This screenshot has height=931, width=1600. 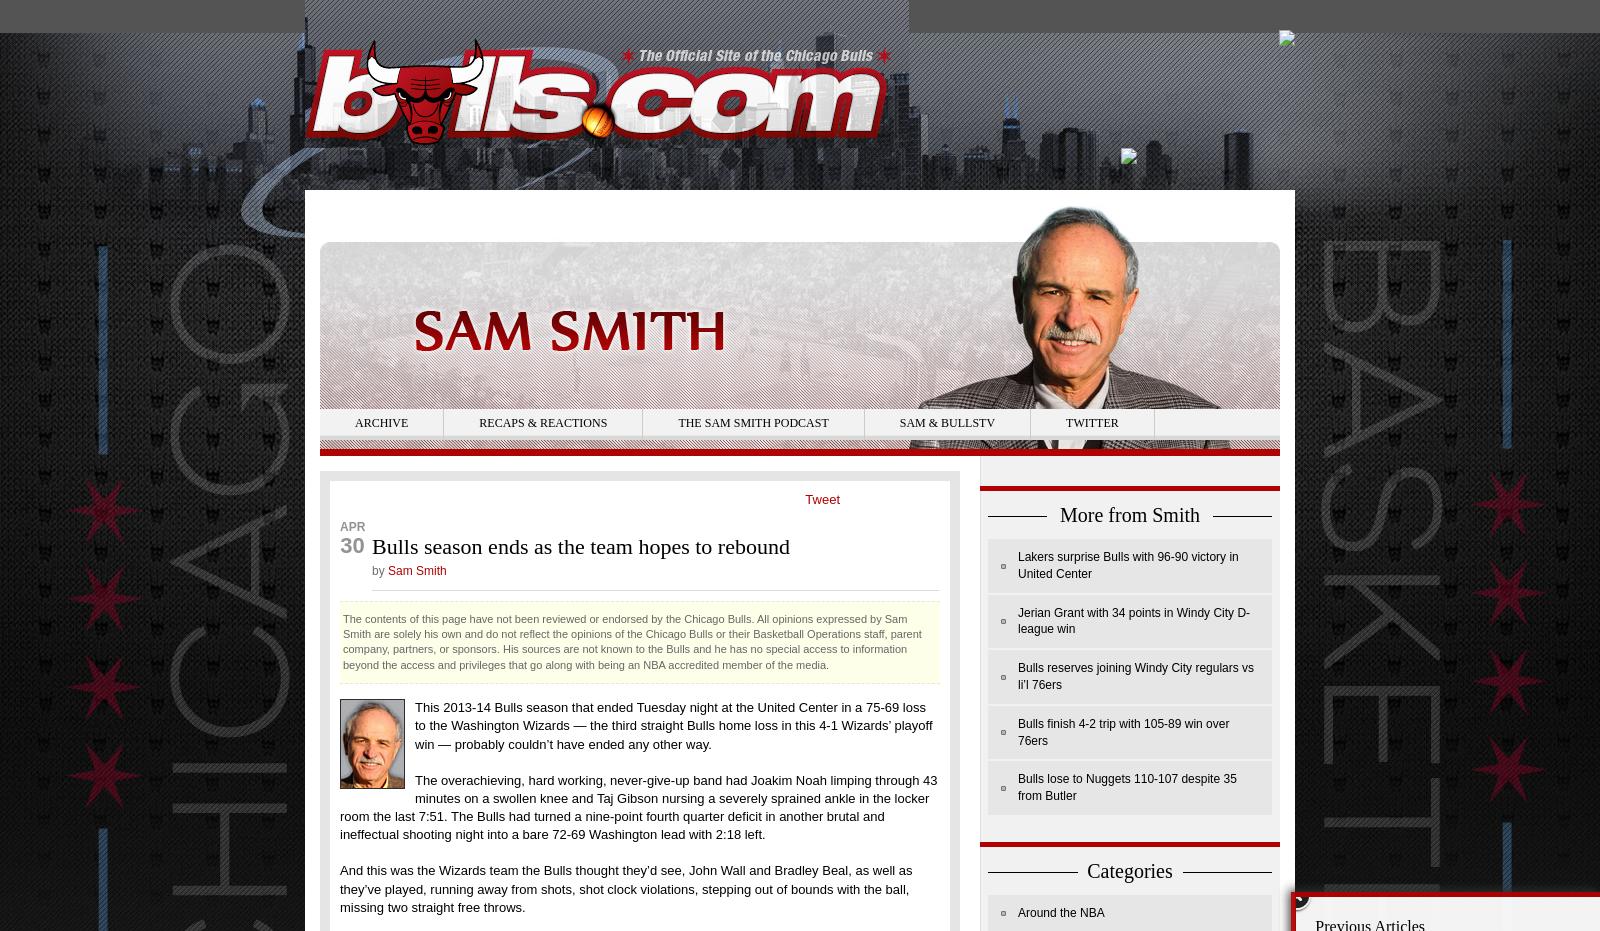 I want to click on 'Sam & BullsTV', so click(x=946, y=422).